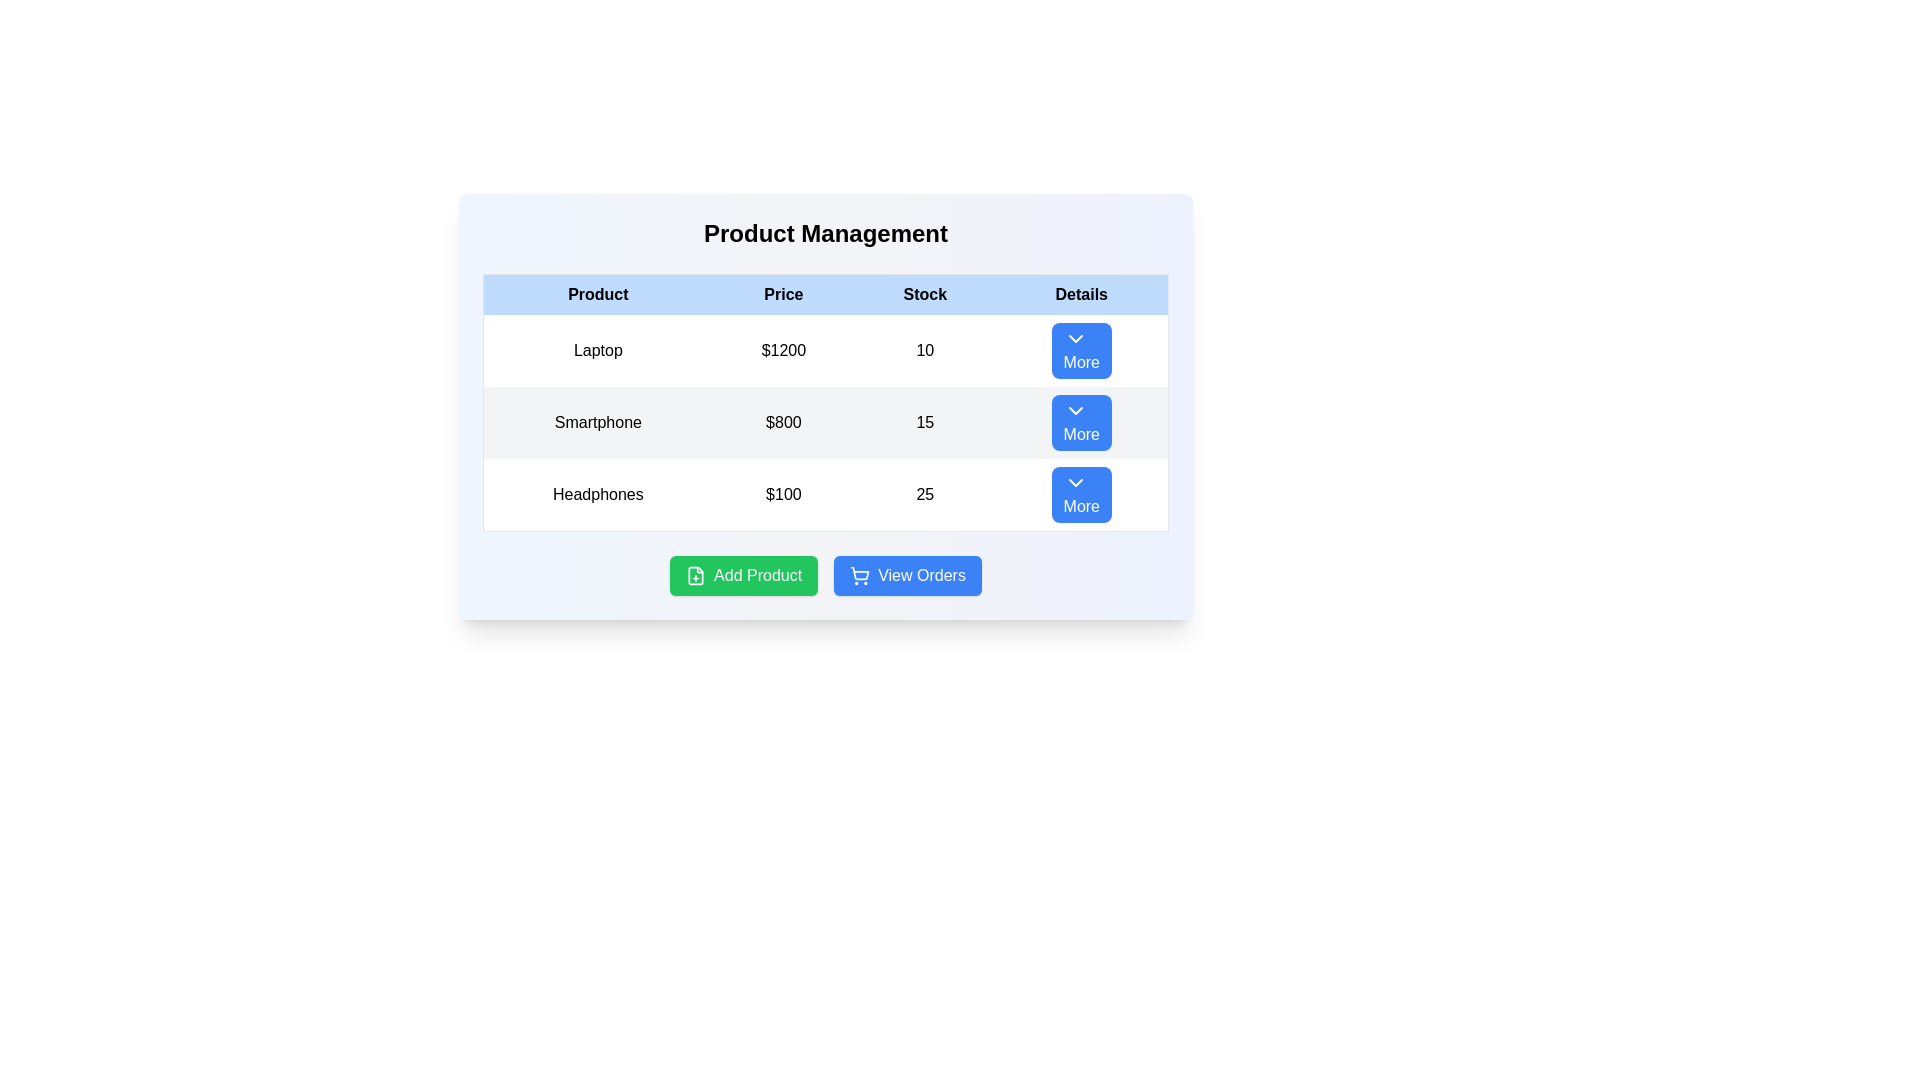 The width and height of the screenshot is (1920, 1080). I want to click on the rectangular blue button labeled 'More' with a chevron icon, so click(1081, 495).